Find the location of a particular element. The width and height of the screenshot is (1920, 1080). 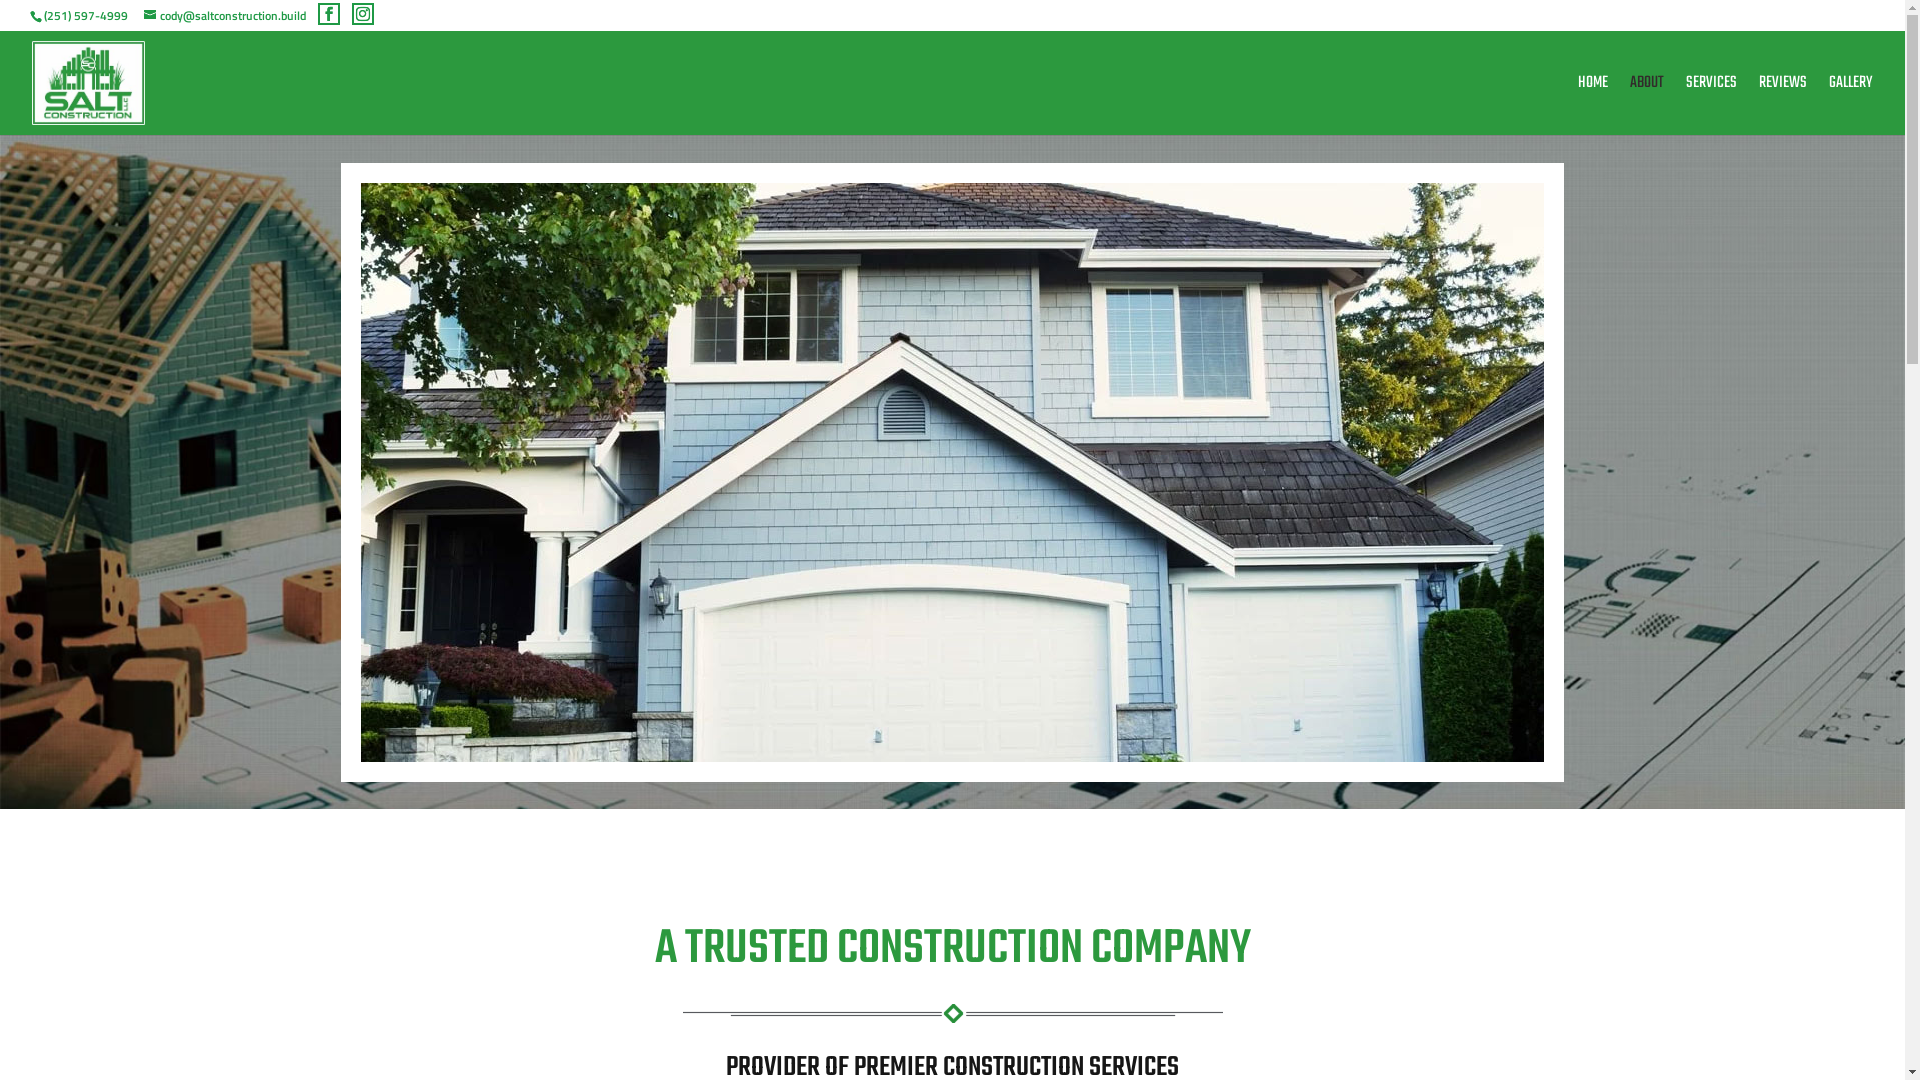

'(251) 597-4999' is located at coordinates (43, 15).